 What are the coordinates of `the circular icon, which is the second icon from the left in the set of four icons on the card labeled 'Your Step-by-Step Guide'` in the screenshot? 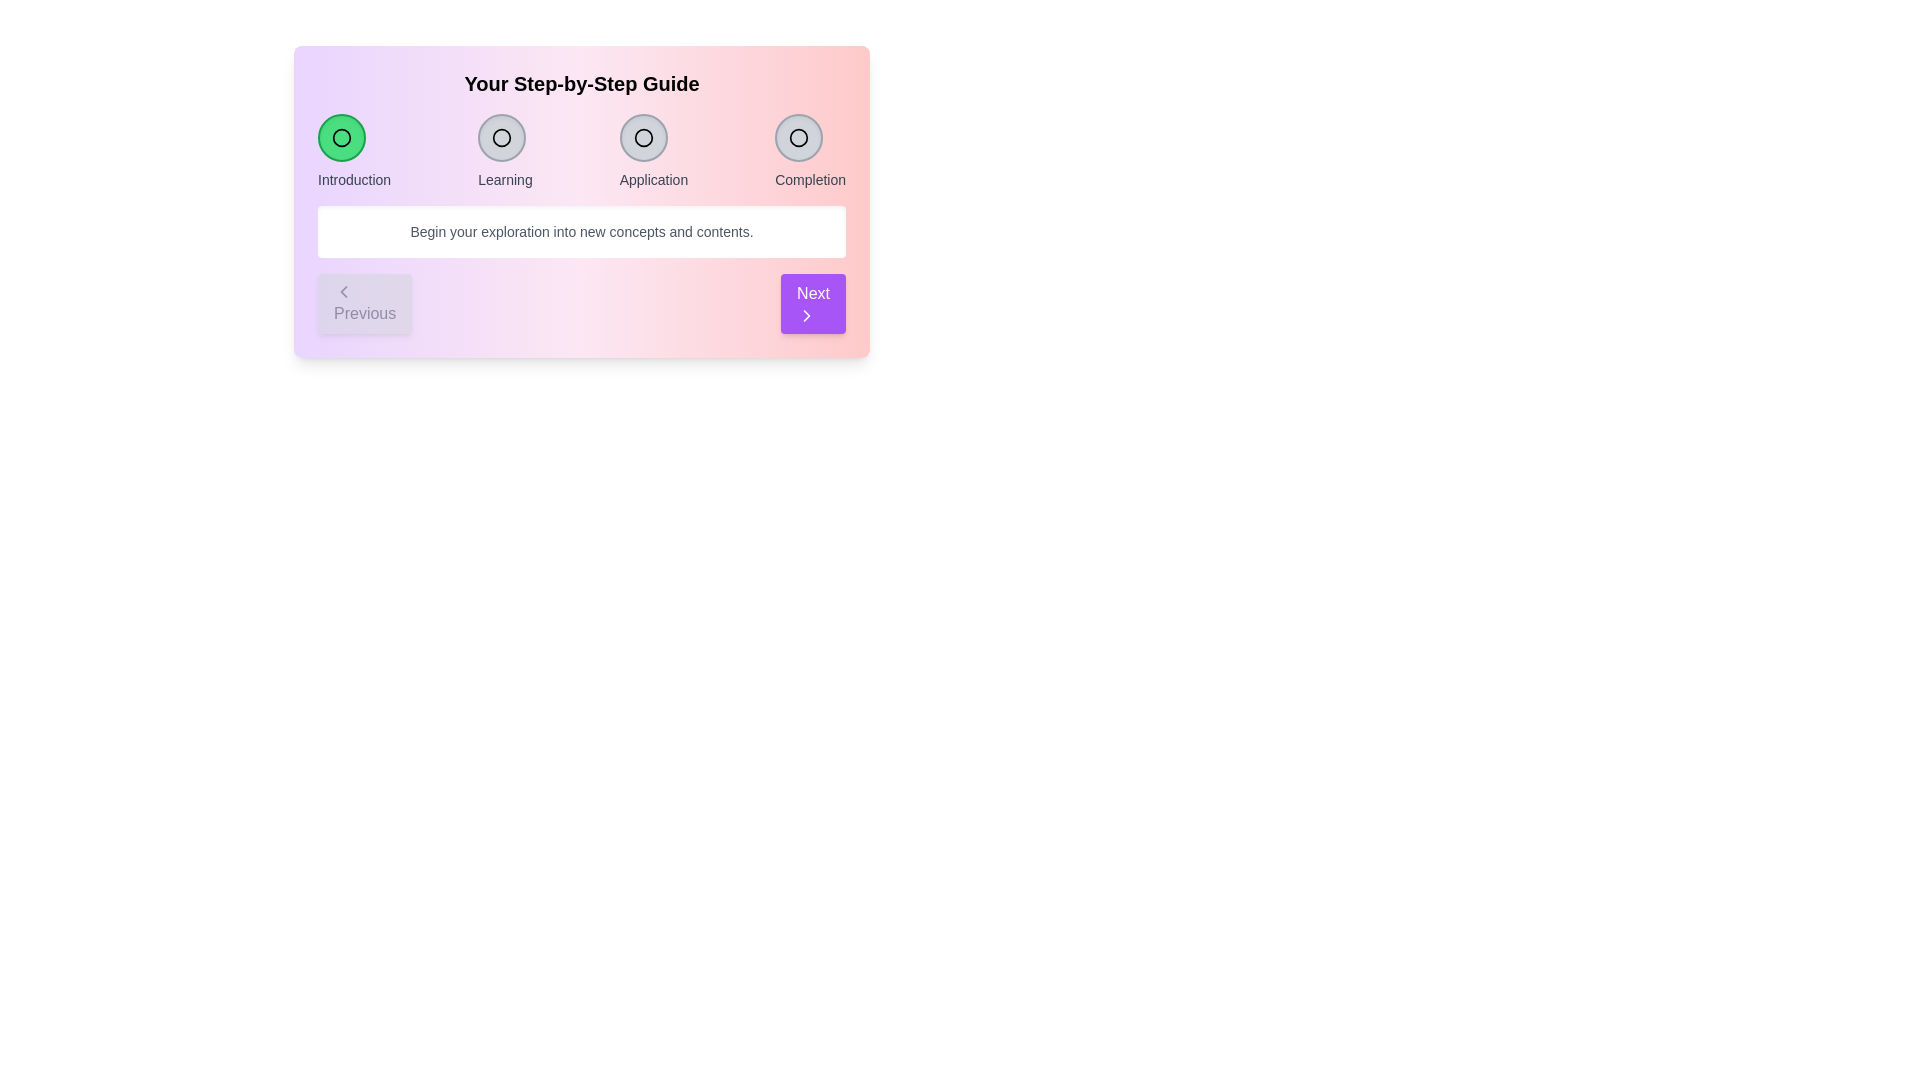 It's located at (502, 137).